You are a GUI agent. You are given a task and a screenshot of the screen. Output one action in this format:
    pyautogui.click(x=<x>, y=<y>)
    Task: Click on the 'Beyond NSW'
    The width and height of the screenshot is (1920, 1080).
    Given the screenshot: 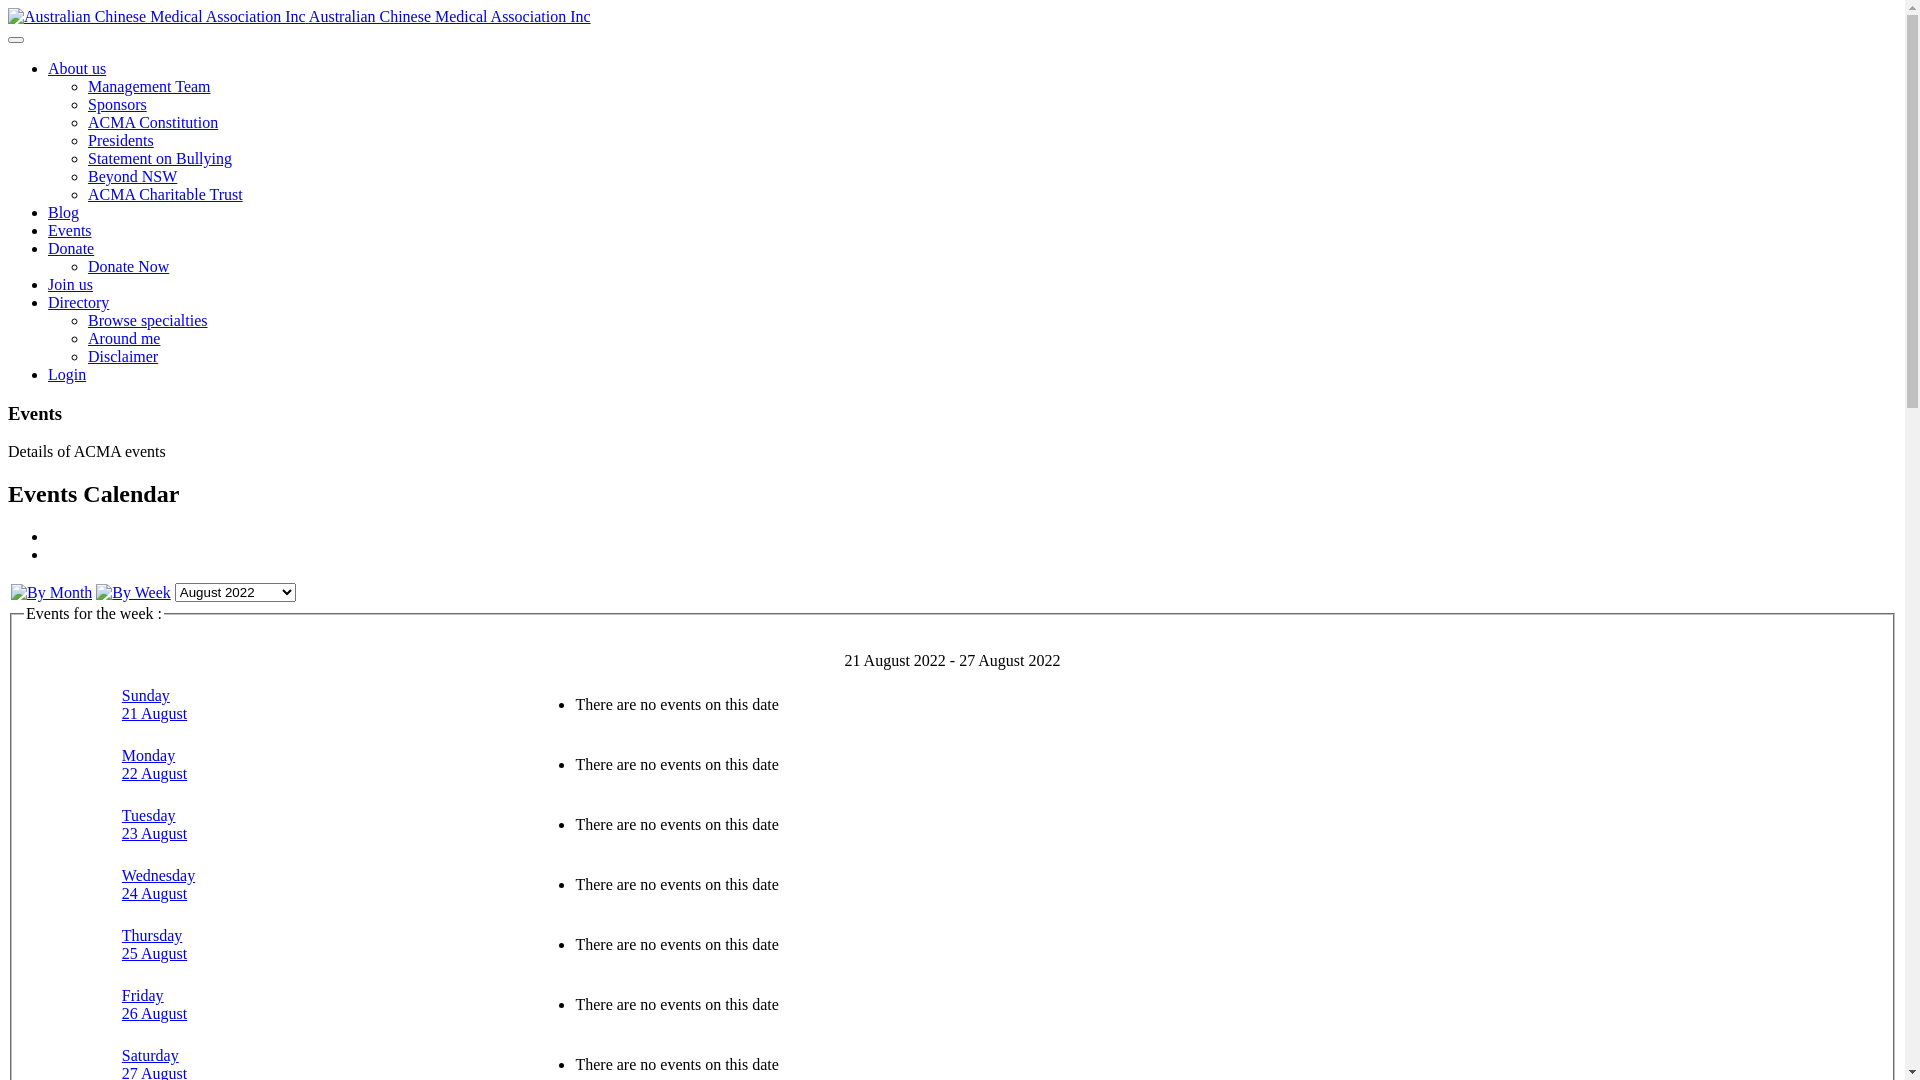 What is the action you would take?
    pyautogui.click(x=131, y=175)
    